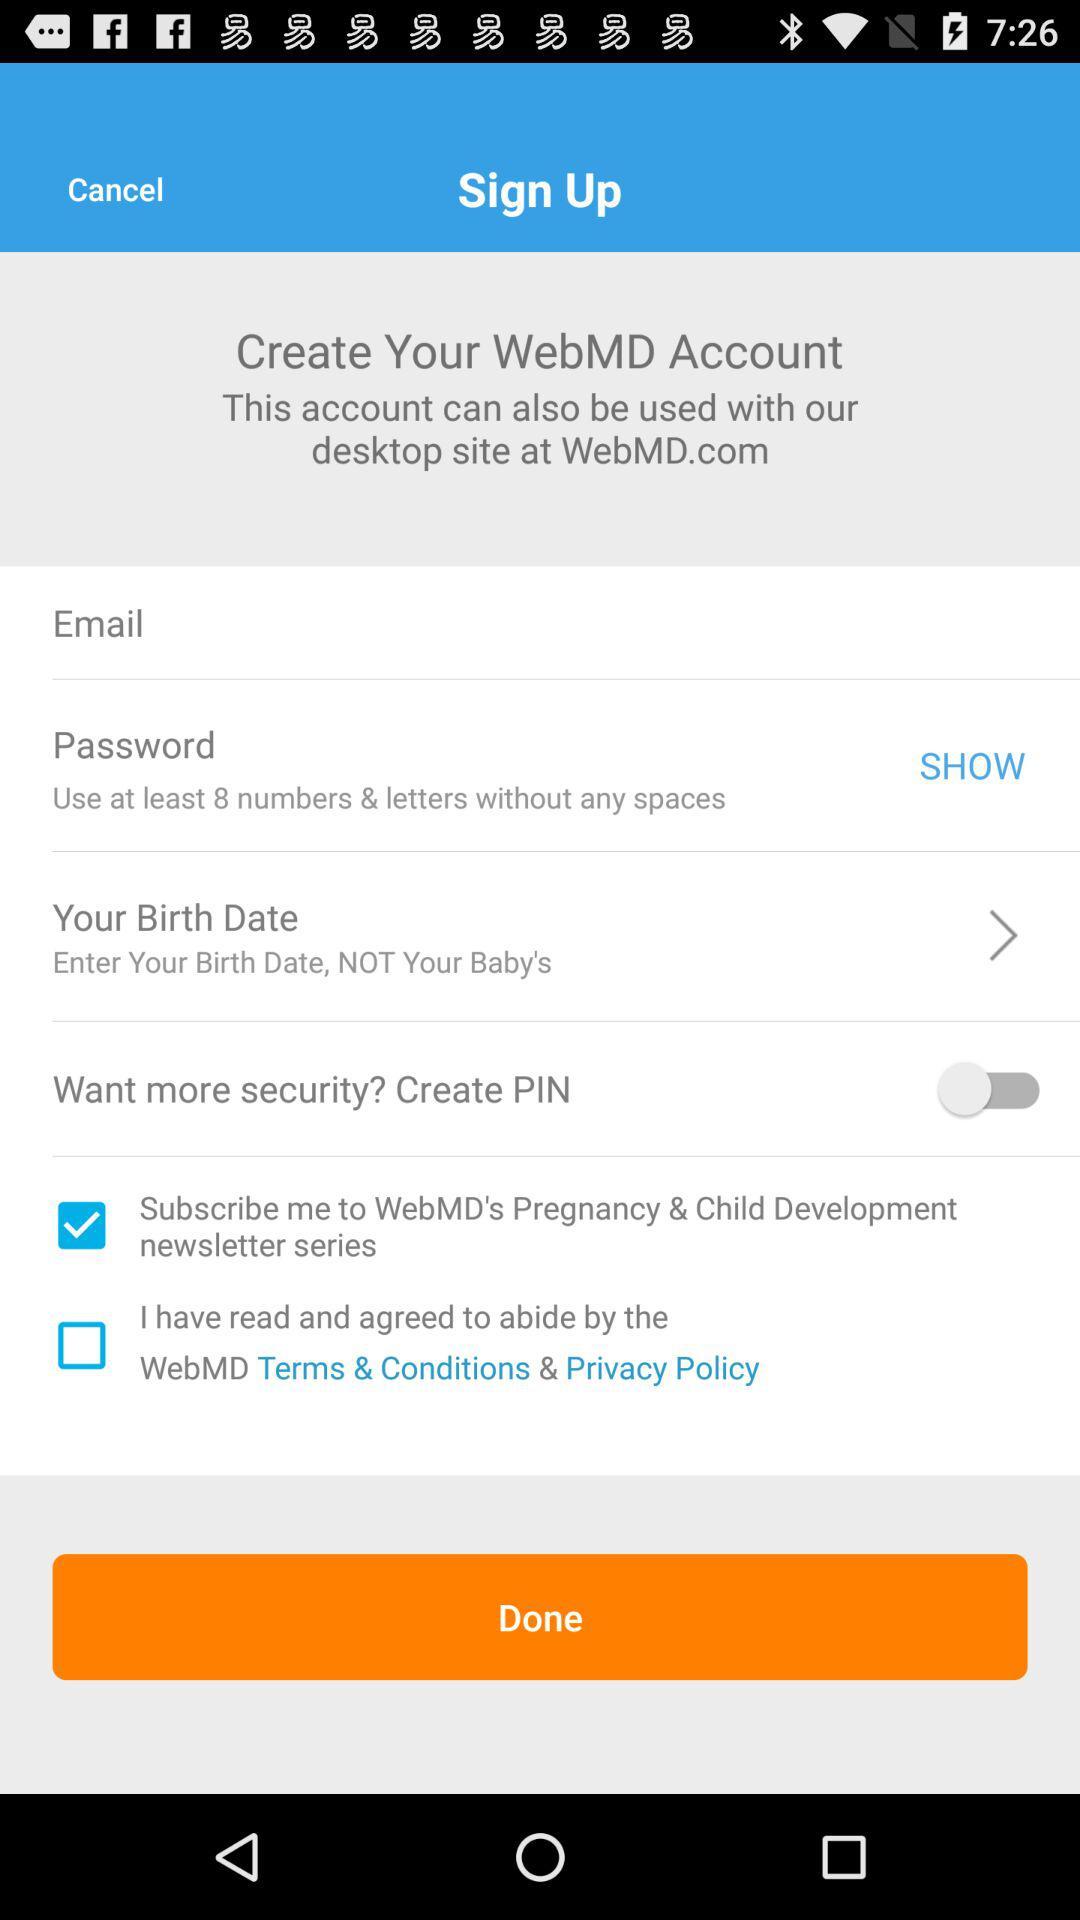 This screenshot has height=1920, width=1080. I want to click on terms & conditions, so click(390, 1365).